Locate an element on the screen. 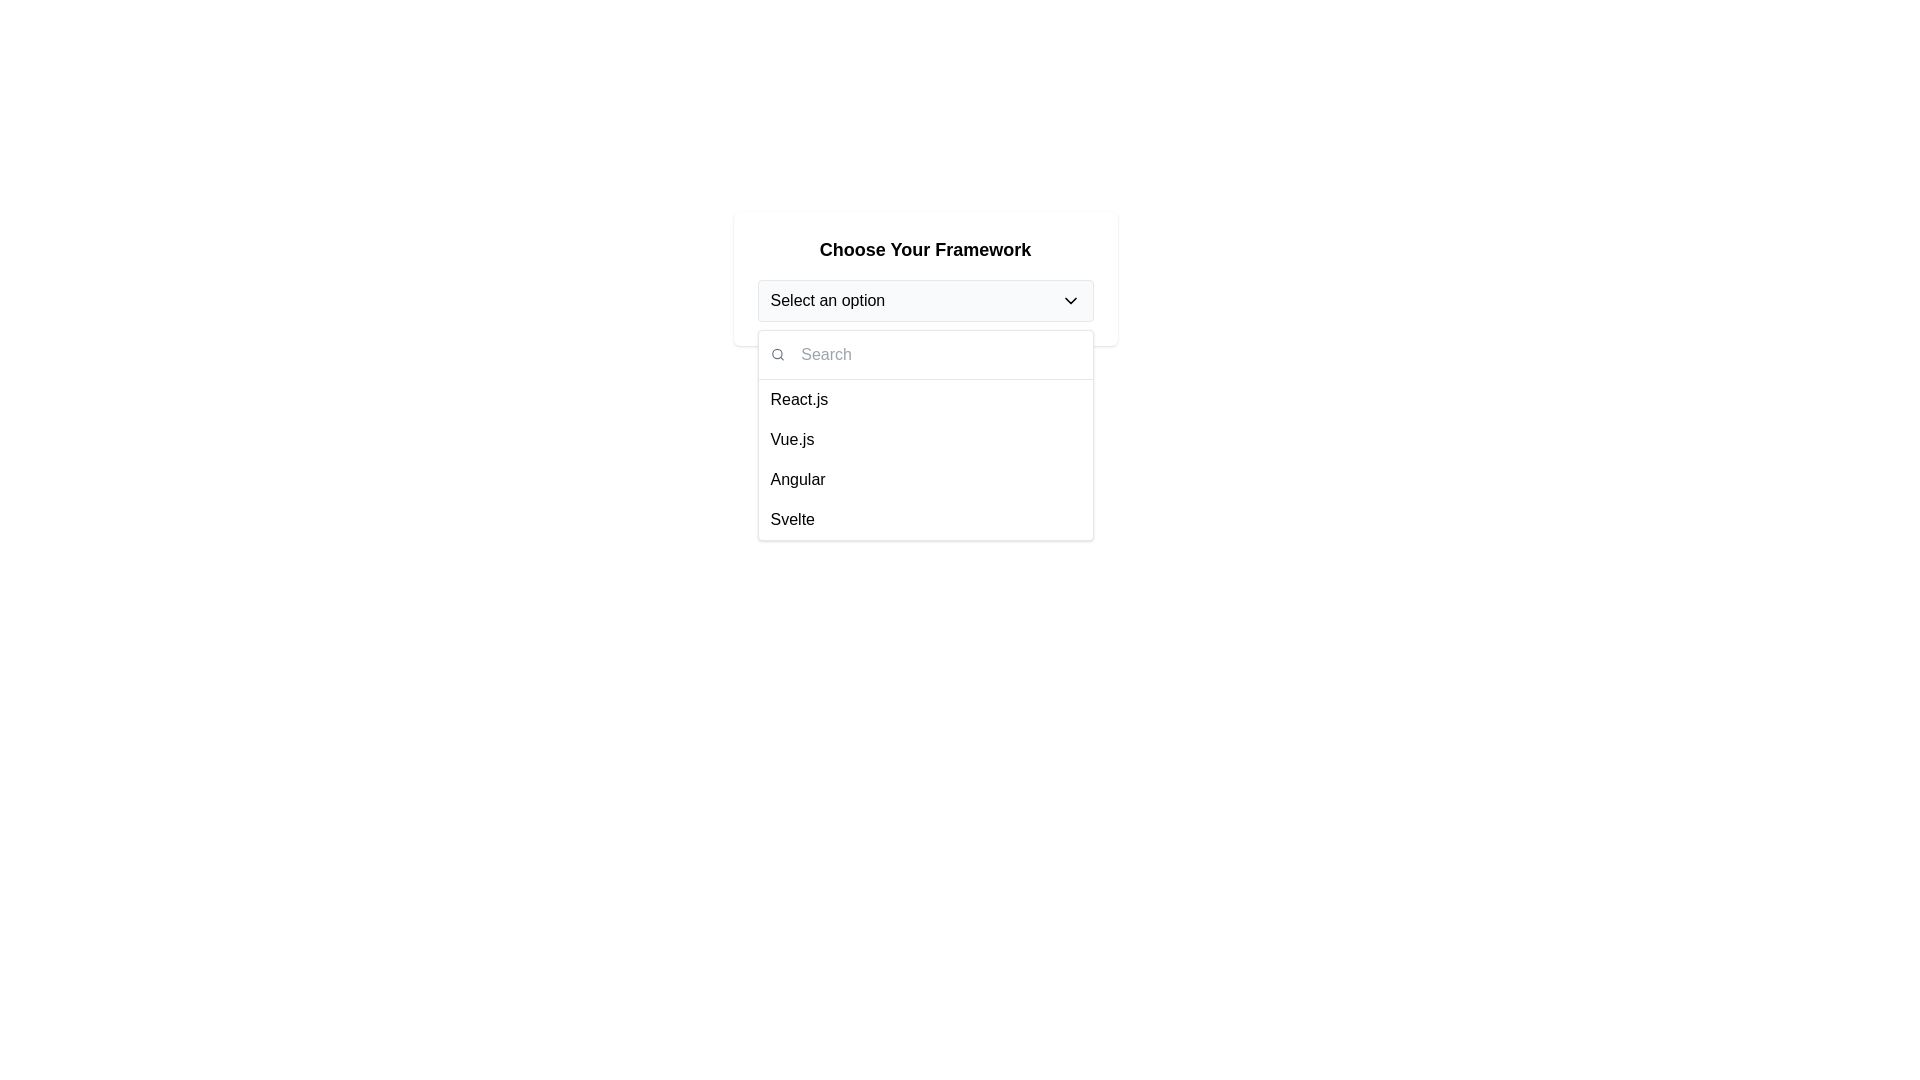 The height and width of the screenshot is (1080, 1920). the text label 'Select an option' within the dropdown menu to initiate selection is located at coordinates (827, 300).